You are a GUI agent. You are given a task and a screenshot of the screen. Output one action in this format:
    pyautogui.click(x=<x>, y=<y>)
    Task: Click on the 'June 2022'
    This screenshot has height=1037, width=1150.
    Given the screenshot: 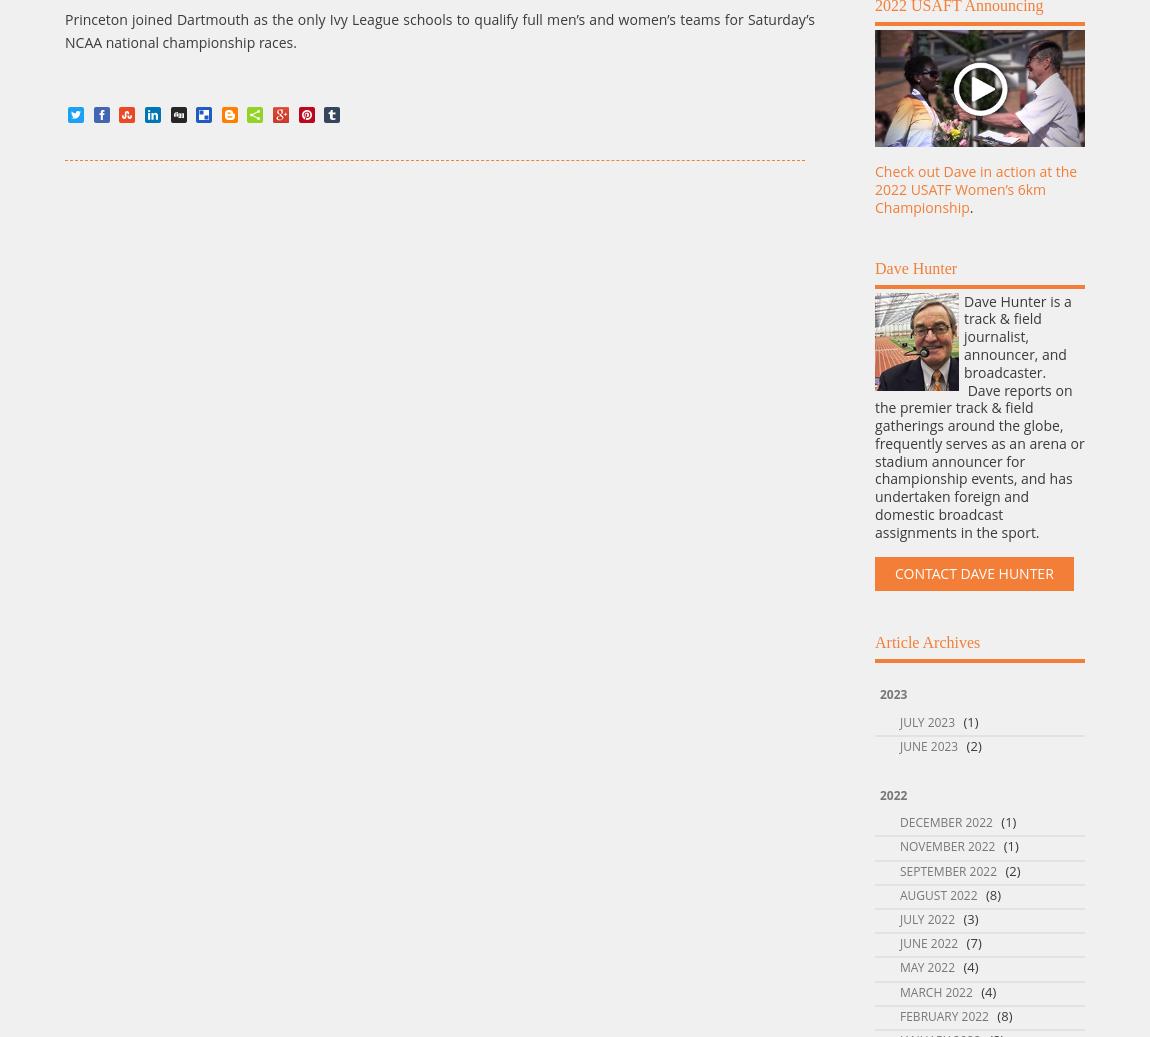 What is the action you would take?
    pyautogui.click(x=928, y=943)
    